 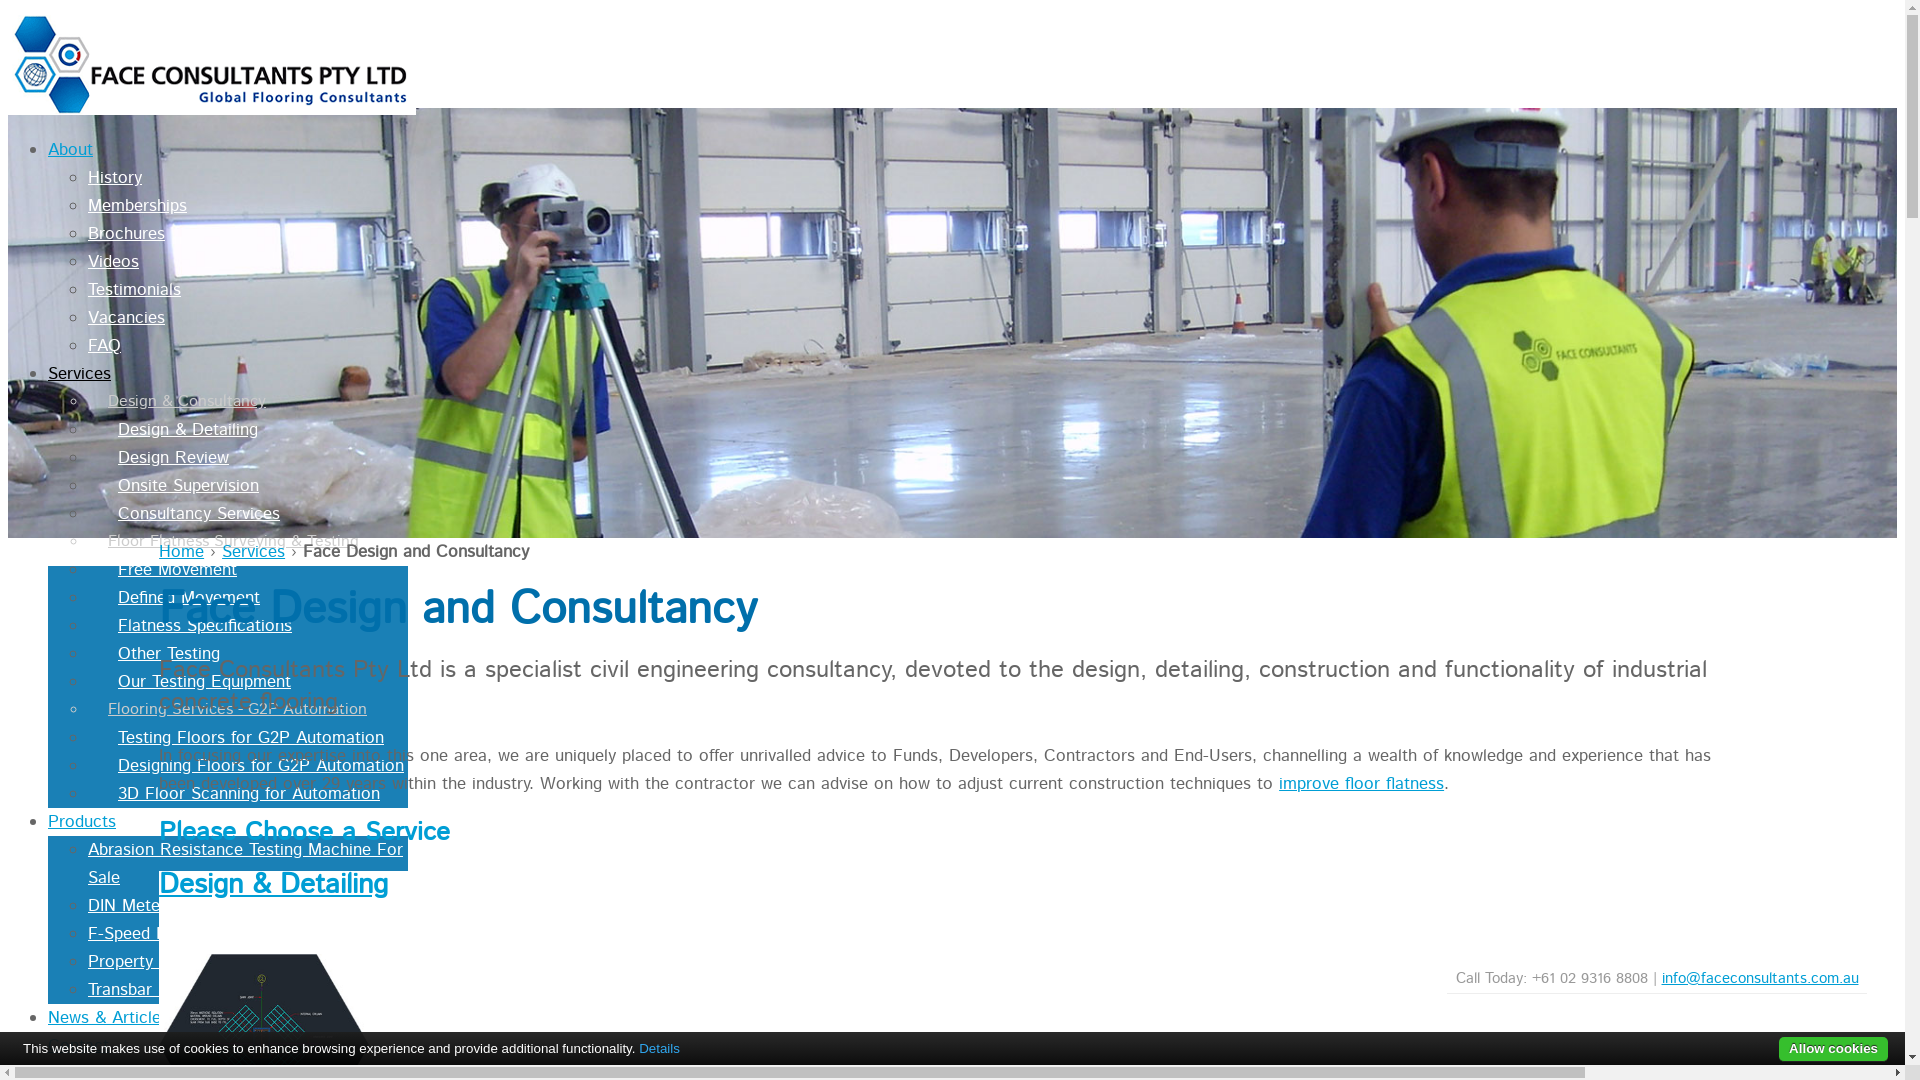 What do you see at coordinates (1760, 977) in the screenshot?
I see `'info@faceconsultants.com.au'` at bounding box center [1760, 977].